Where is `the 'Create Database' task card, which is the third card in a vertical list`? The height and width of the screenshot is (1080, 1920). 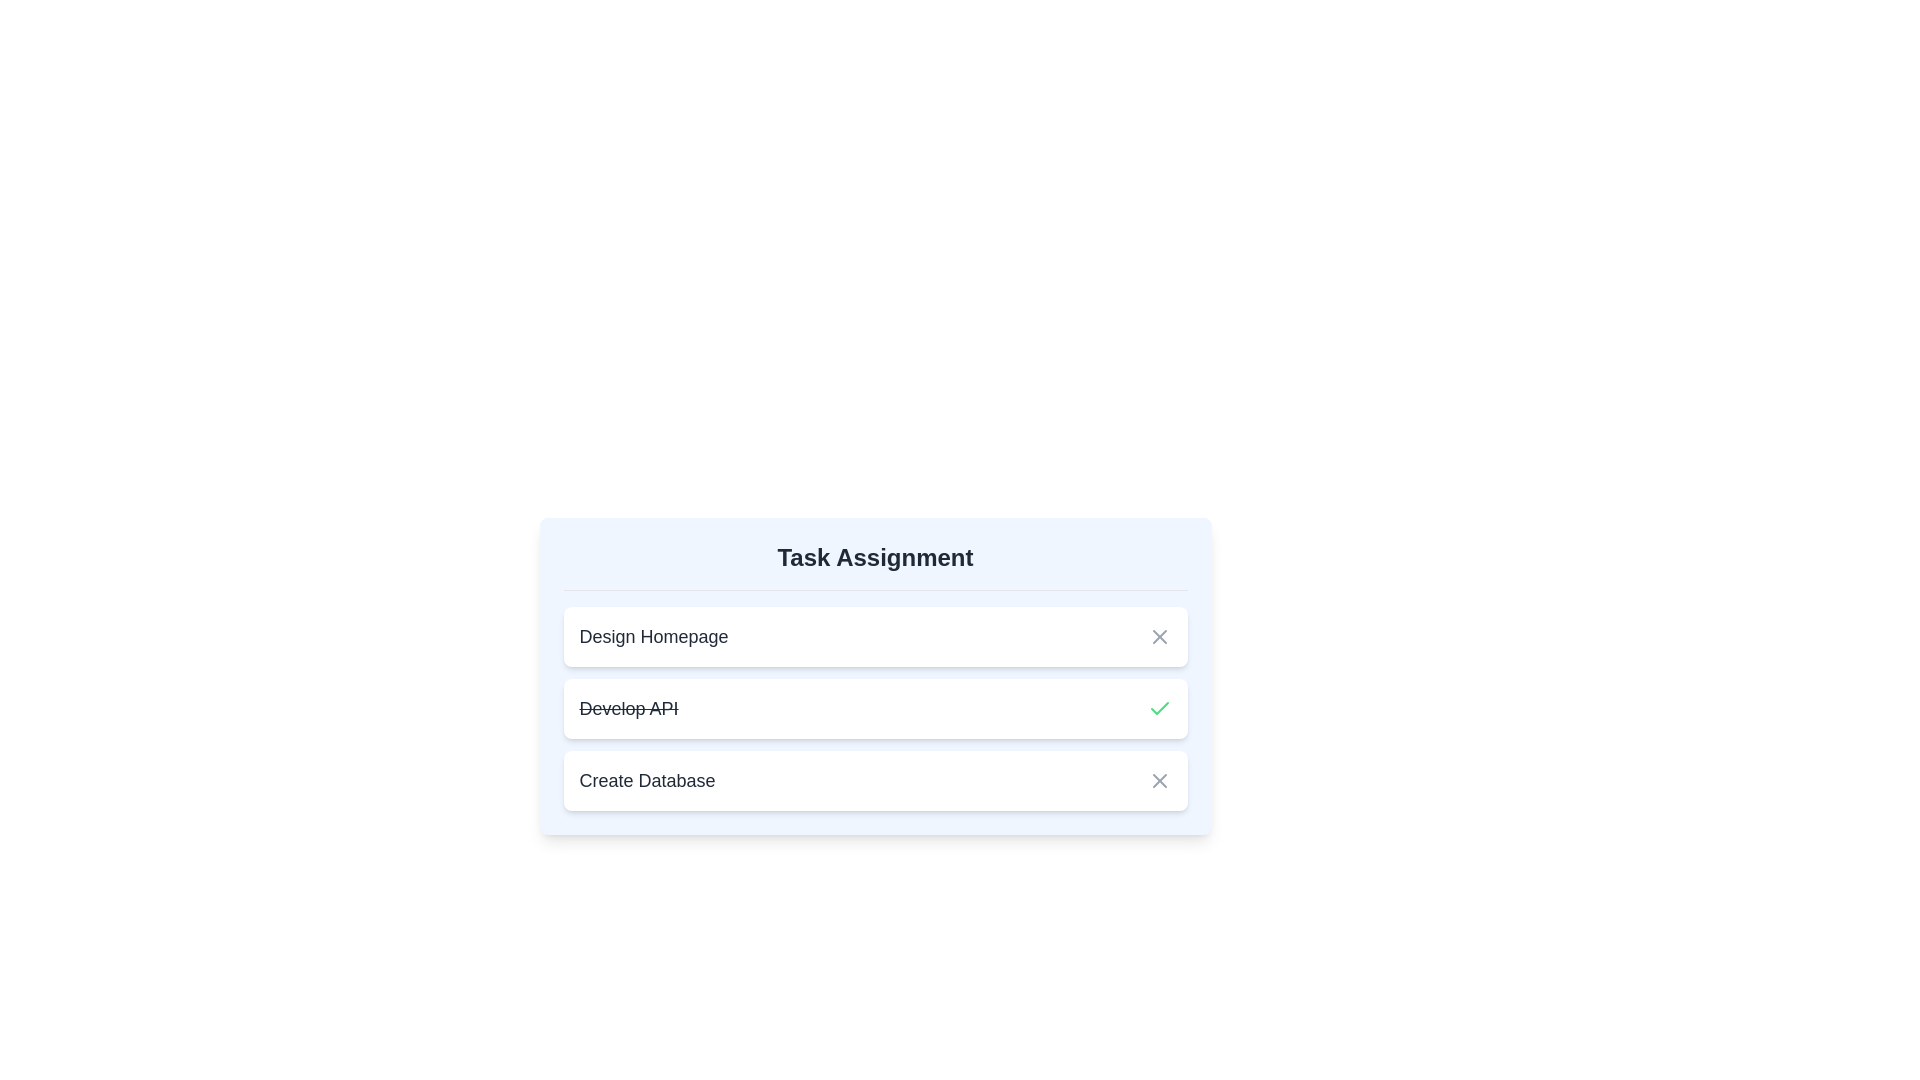
the 'Create Database' task card, which is the third card in a vertical list is located at coordinates (875, 779).